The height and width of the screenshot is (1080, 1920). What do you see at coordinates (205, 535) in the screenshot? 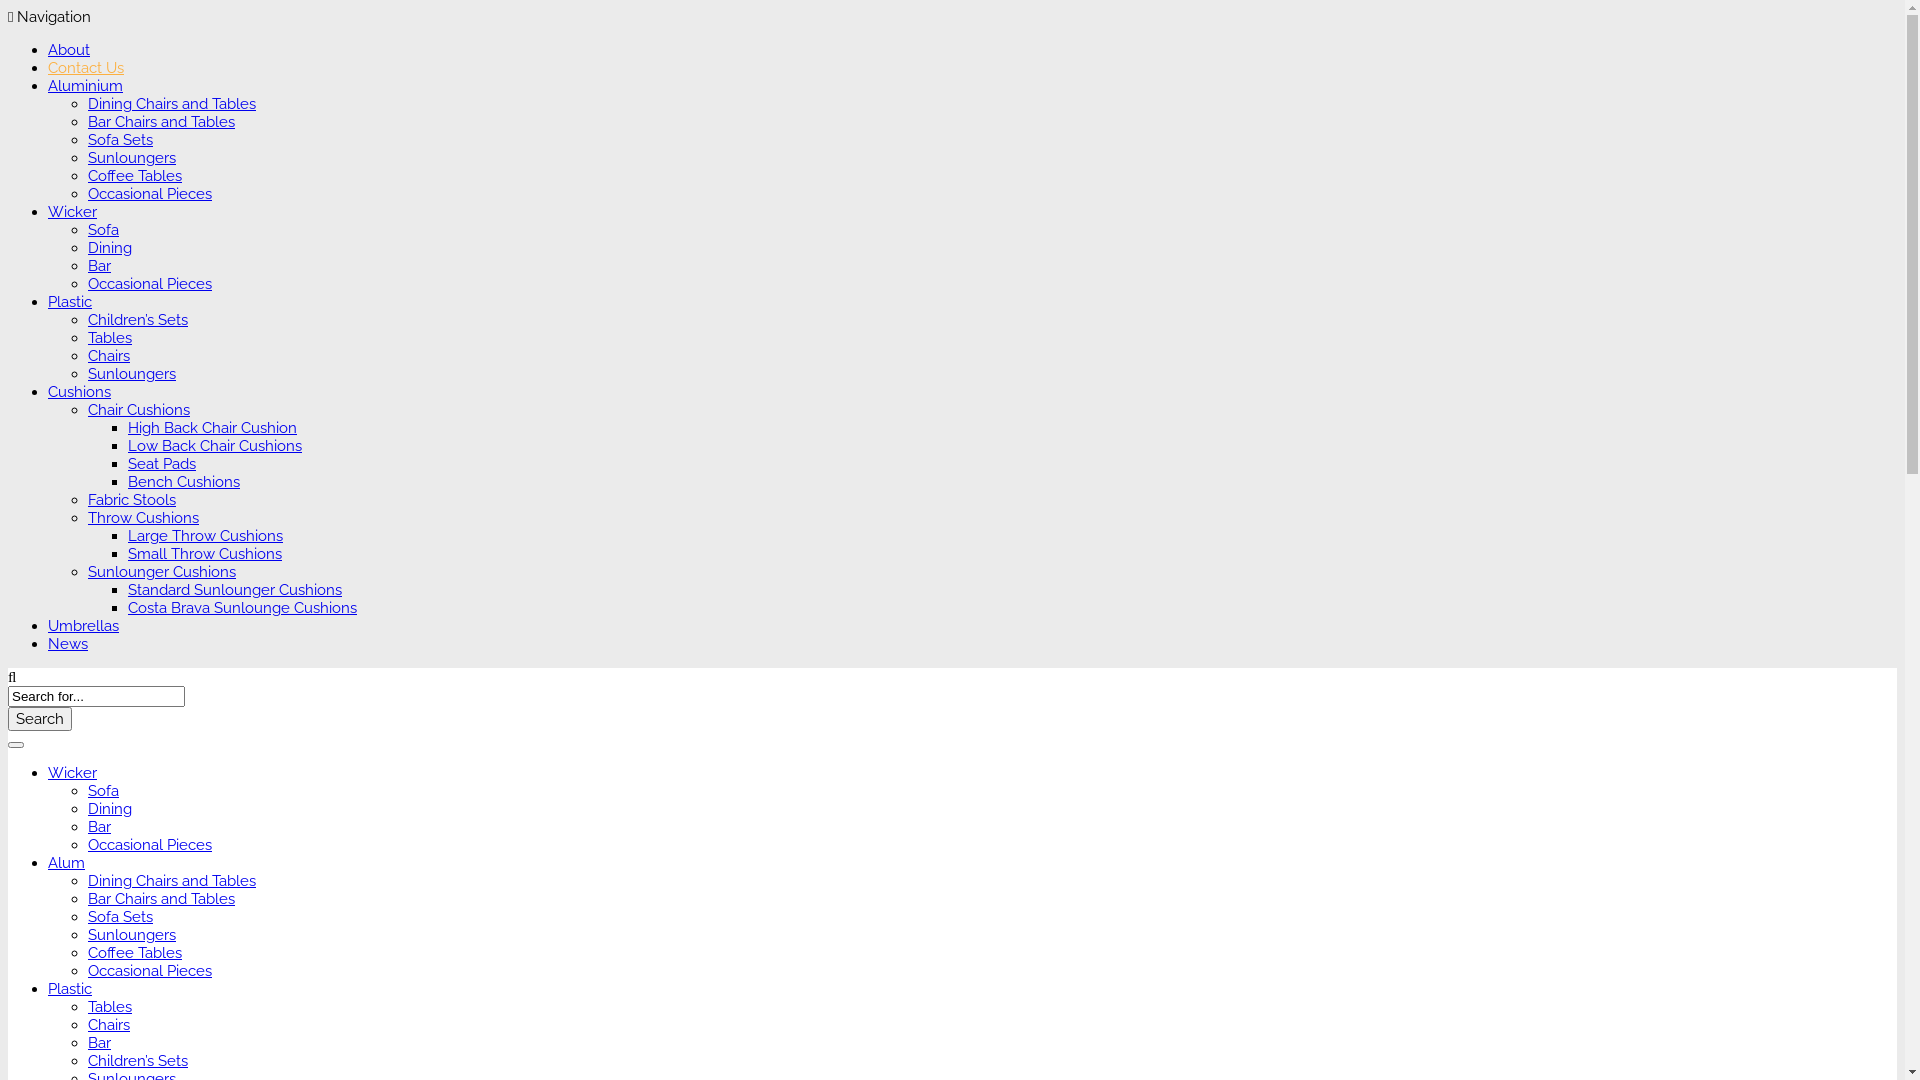
I see `'Large Throw Cushions'` at bounding box center [205, 535].